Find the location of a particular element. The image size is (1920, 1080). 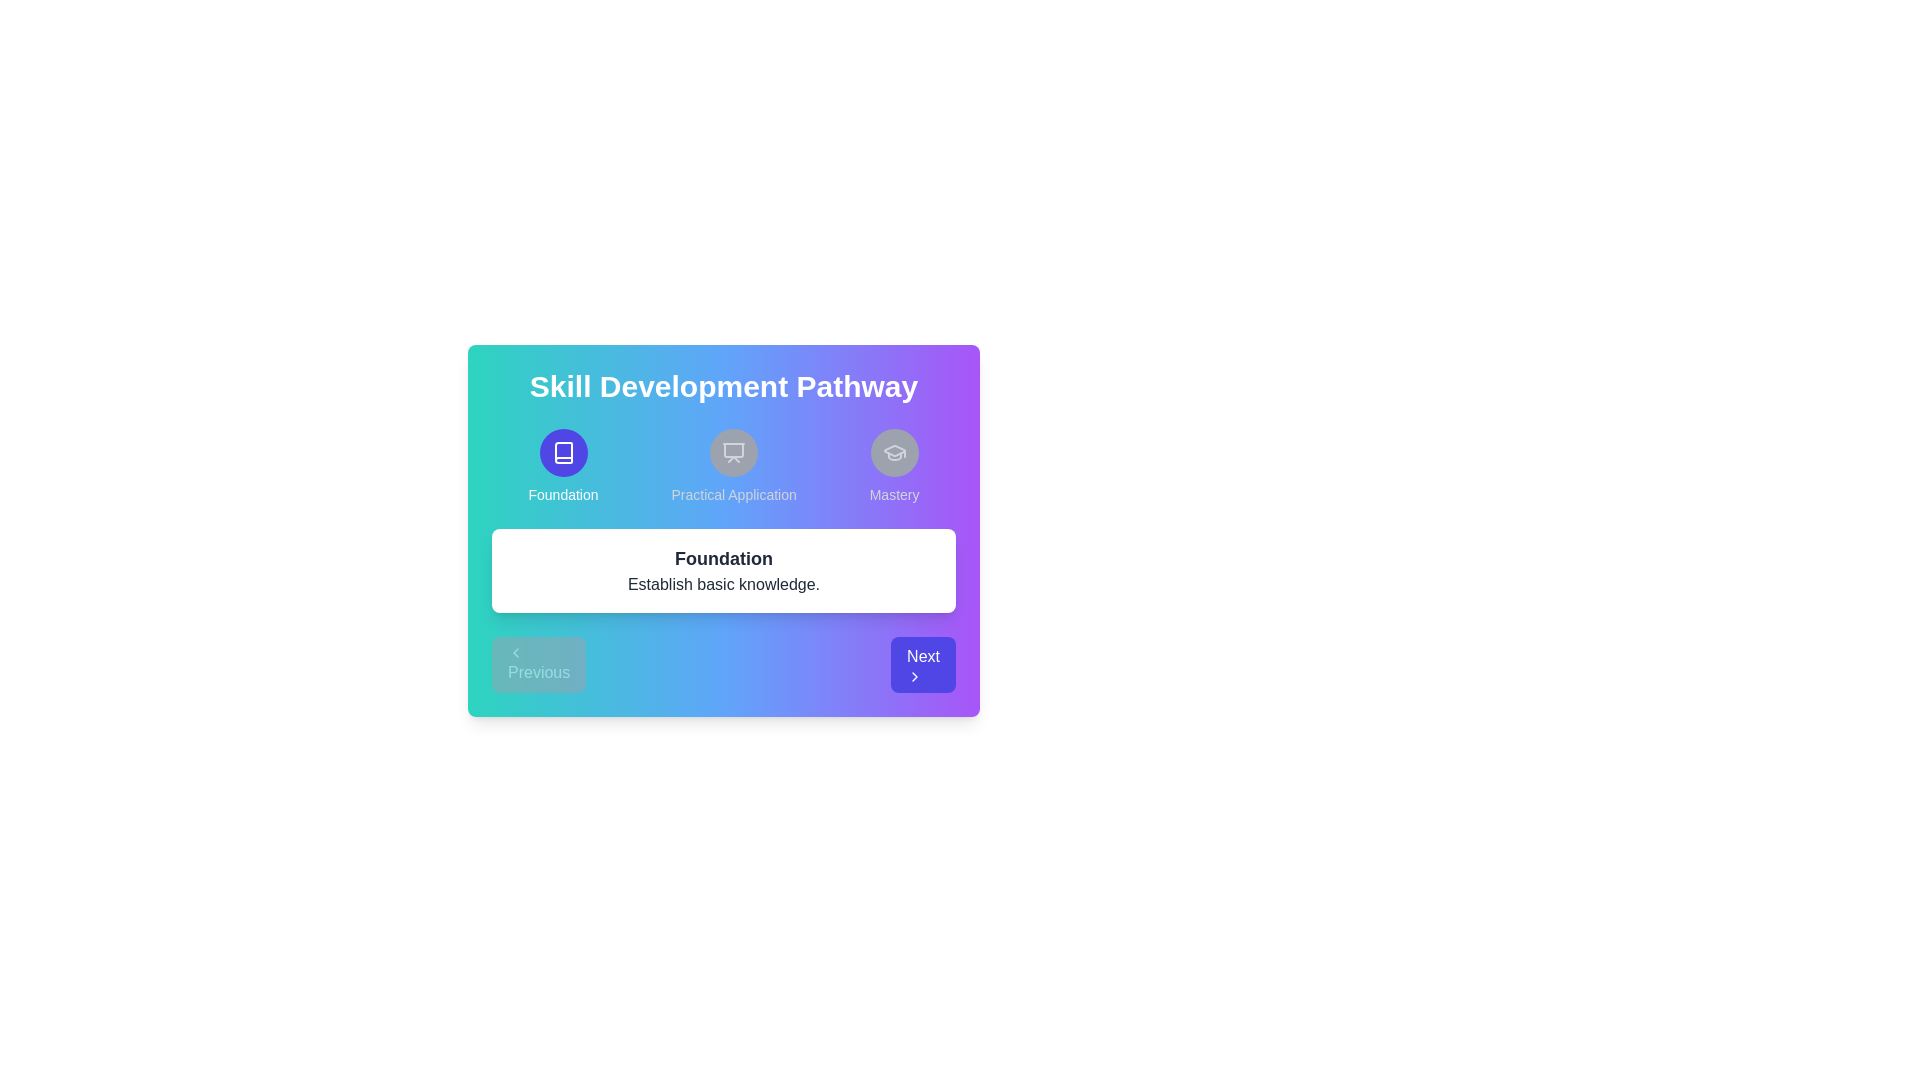

'Next' button to navigate to the next phase is located at coordinates (922, 664).